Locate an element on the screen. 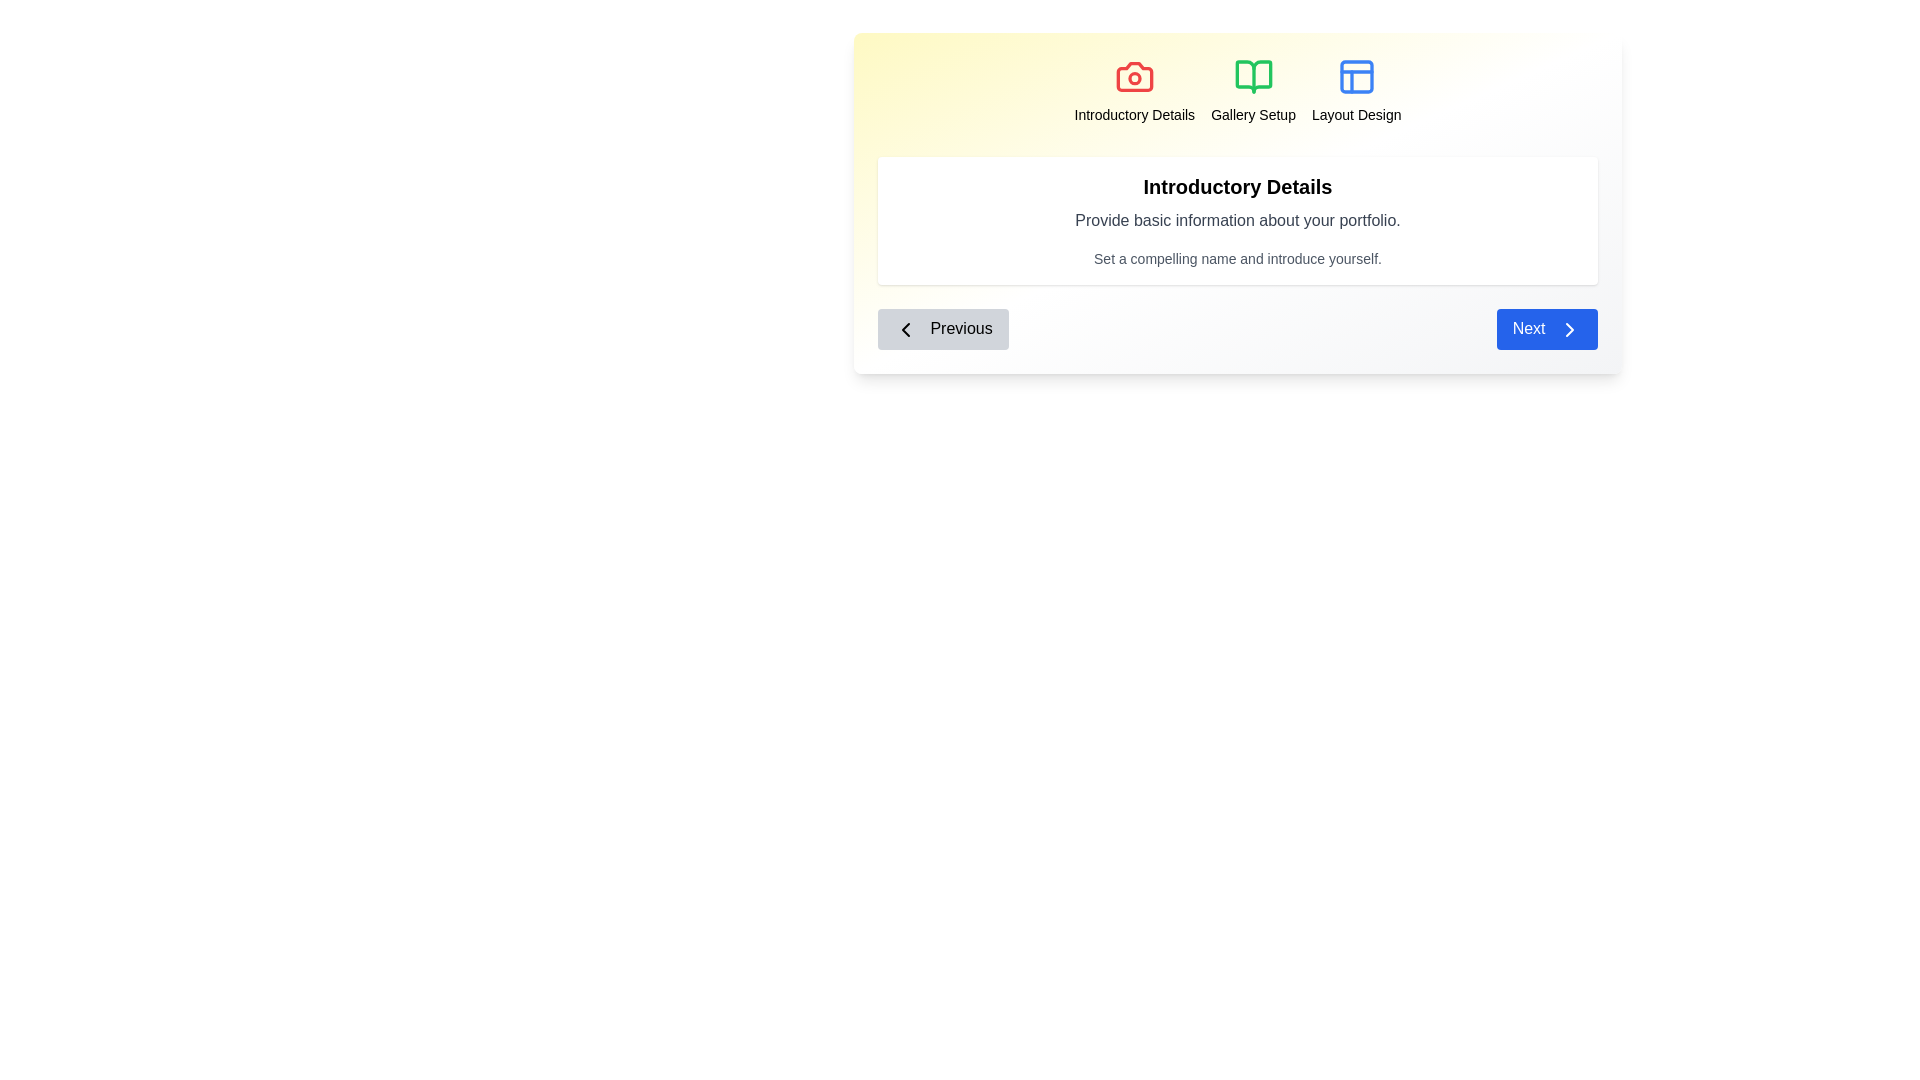 The image size is (1920, 1080). the arrow-shaped navigation icon located in the top-right corner of the 'Next' button is located at coordinates (1568, 327).